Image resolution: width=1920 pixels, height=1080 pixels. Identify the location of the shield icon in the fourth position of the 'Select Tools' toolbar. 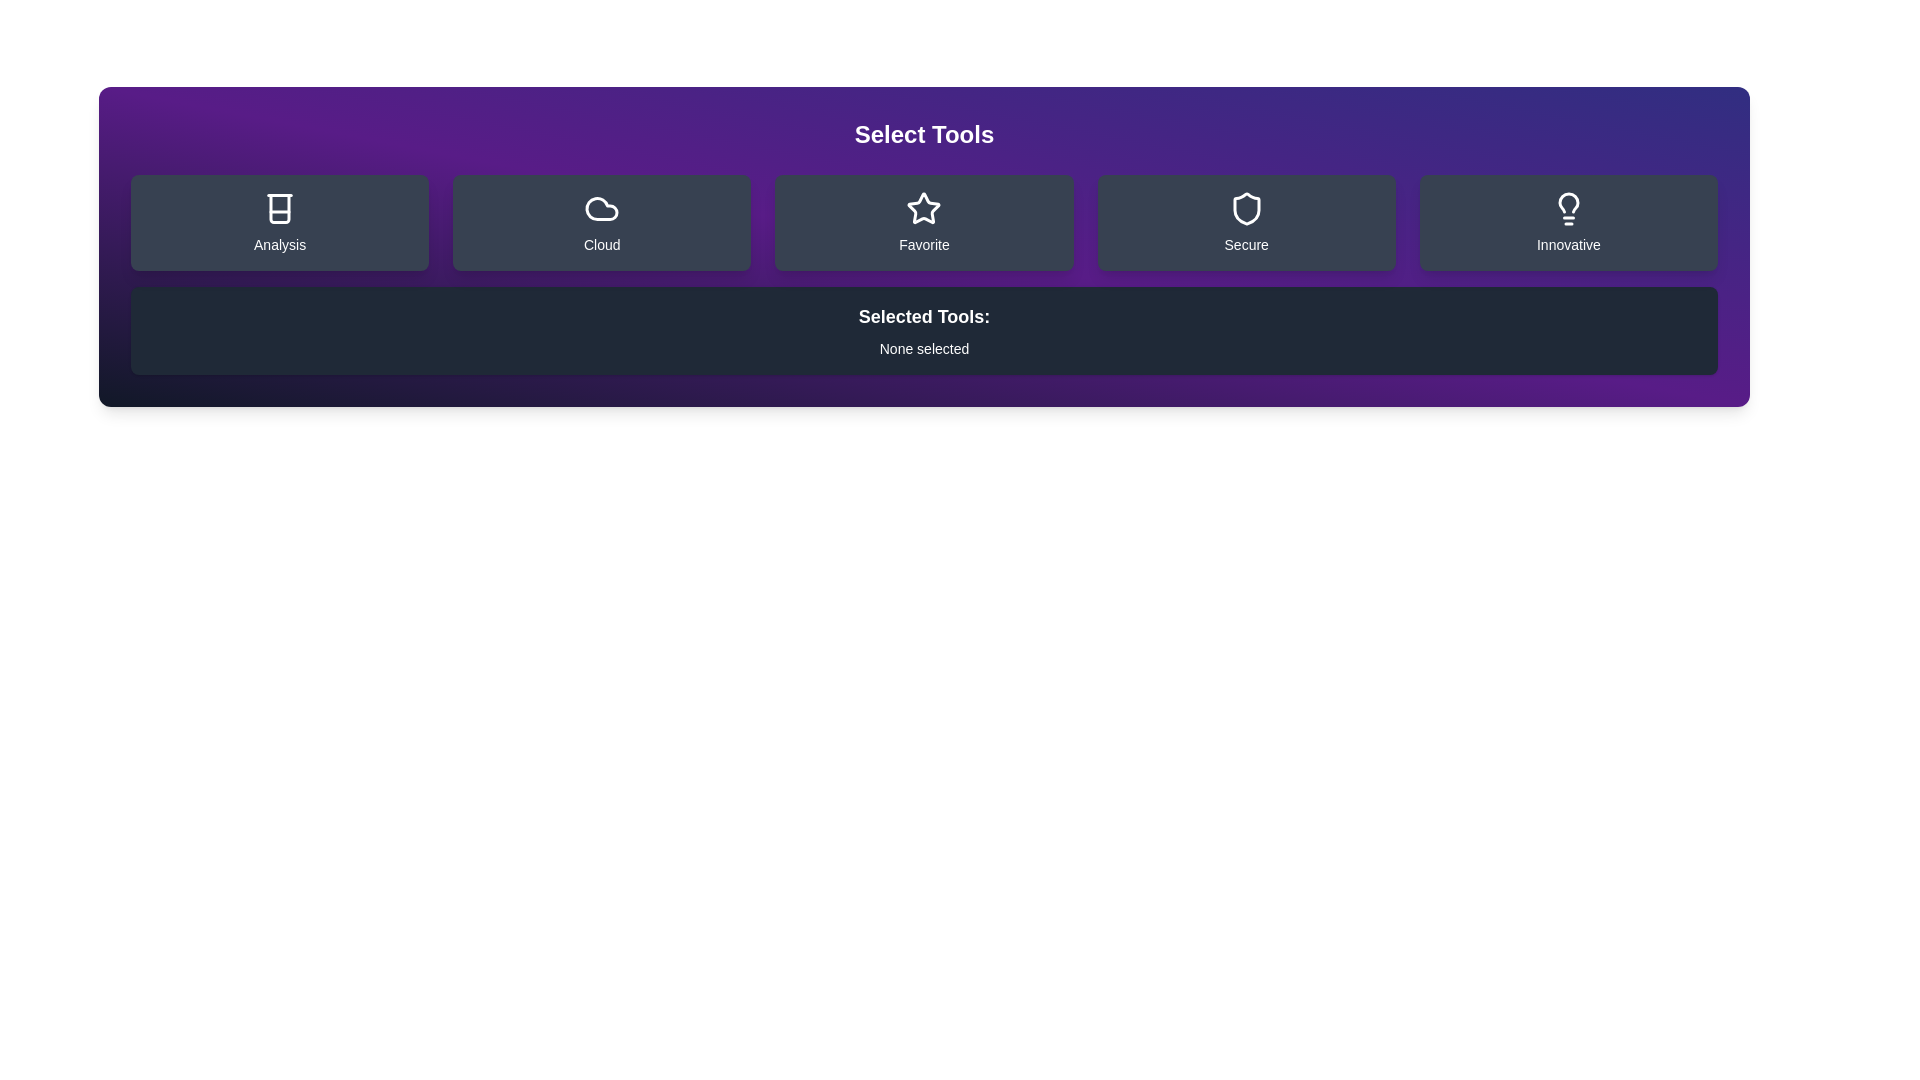
(1245, 208).